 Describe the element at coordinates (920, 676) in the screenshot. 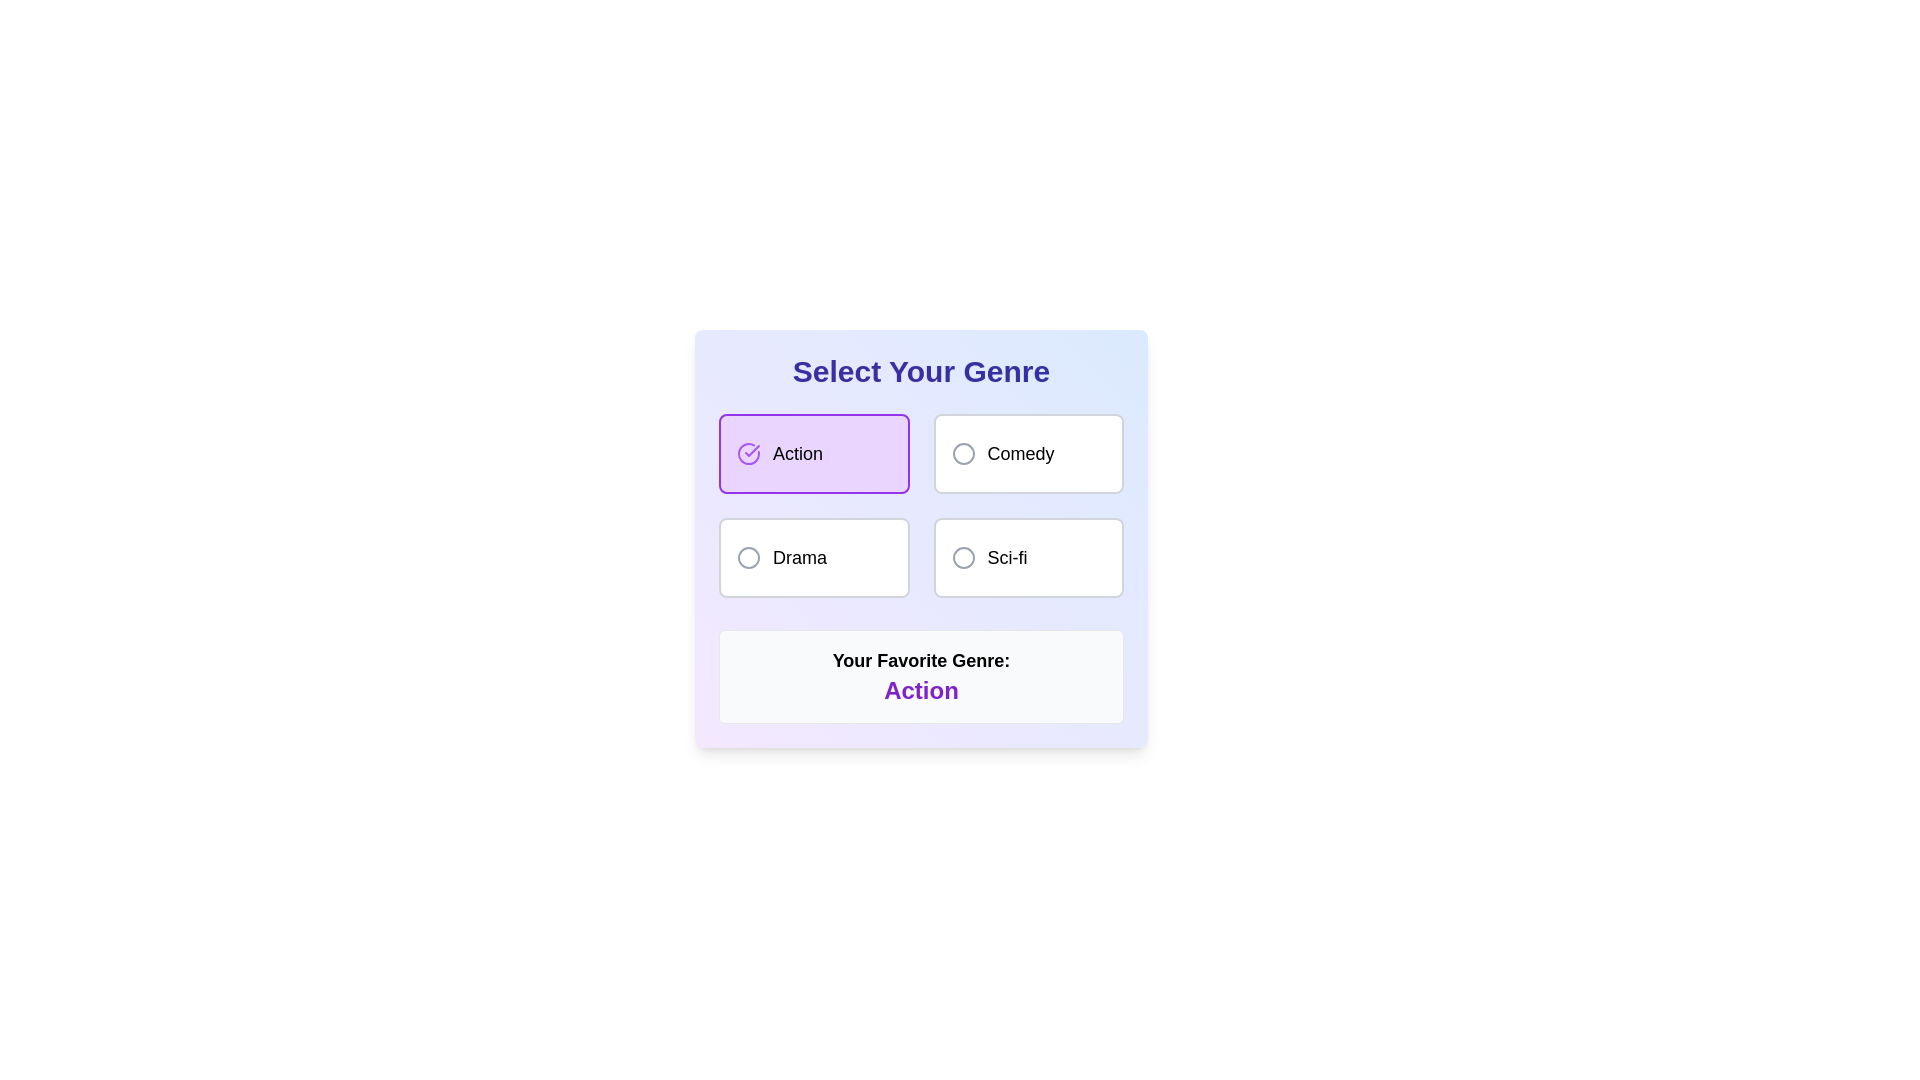

I see `displayed text from the informational display area below the genre selection buttons, which shows 'Your Favorite Genre:' and 'Action'` at that location.